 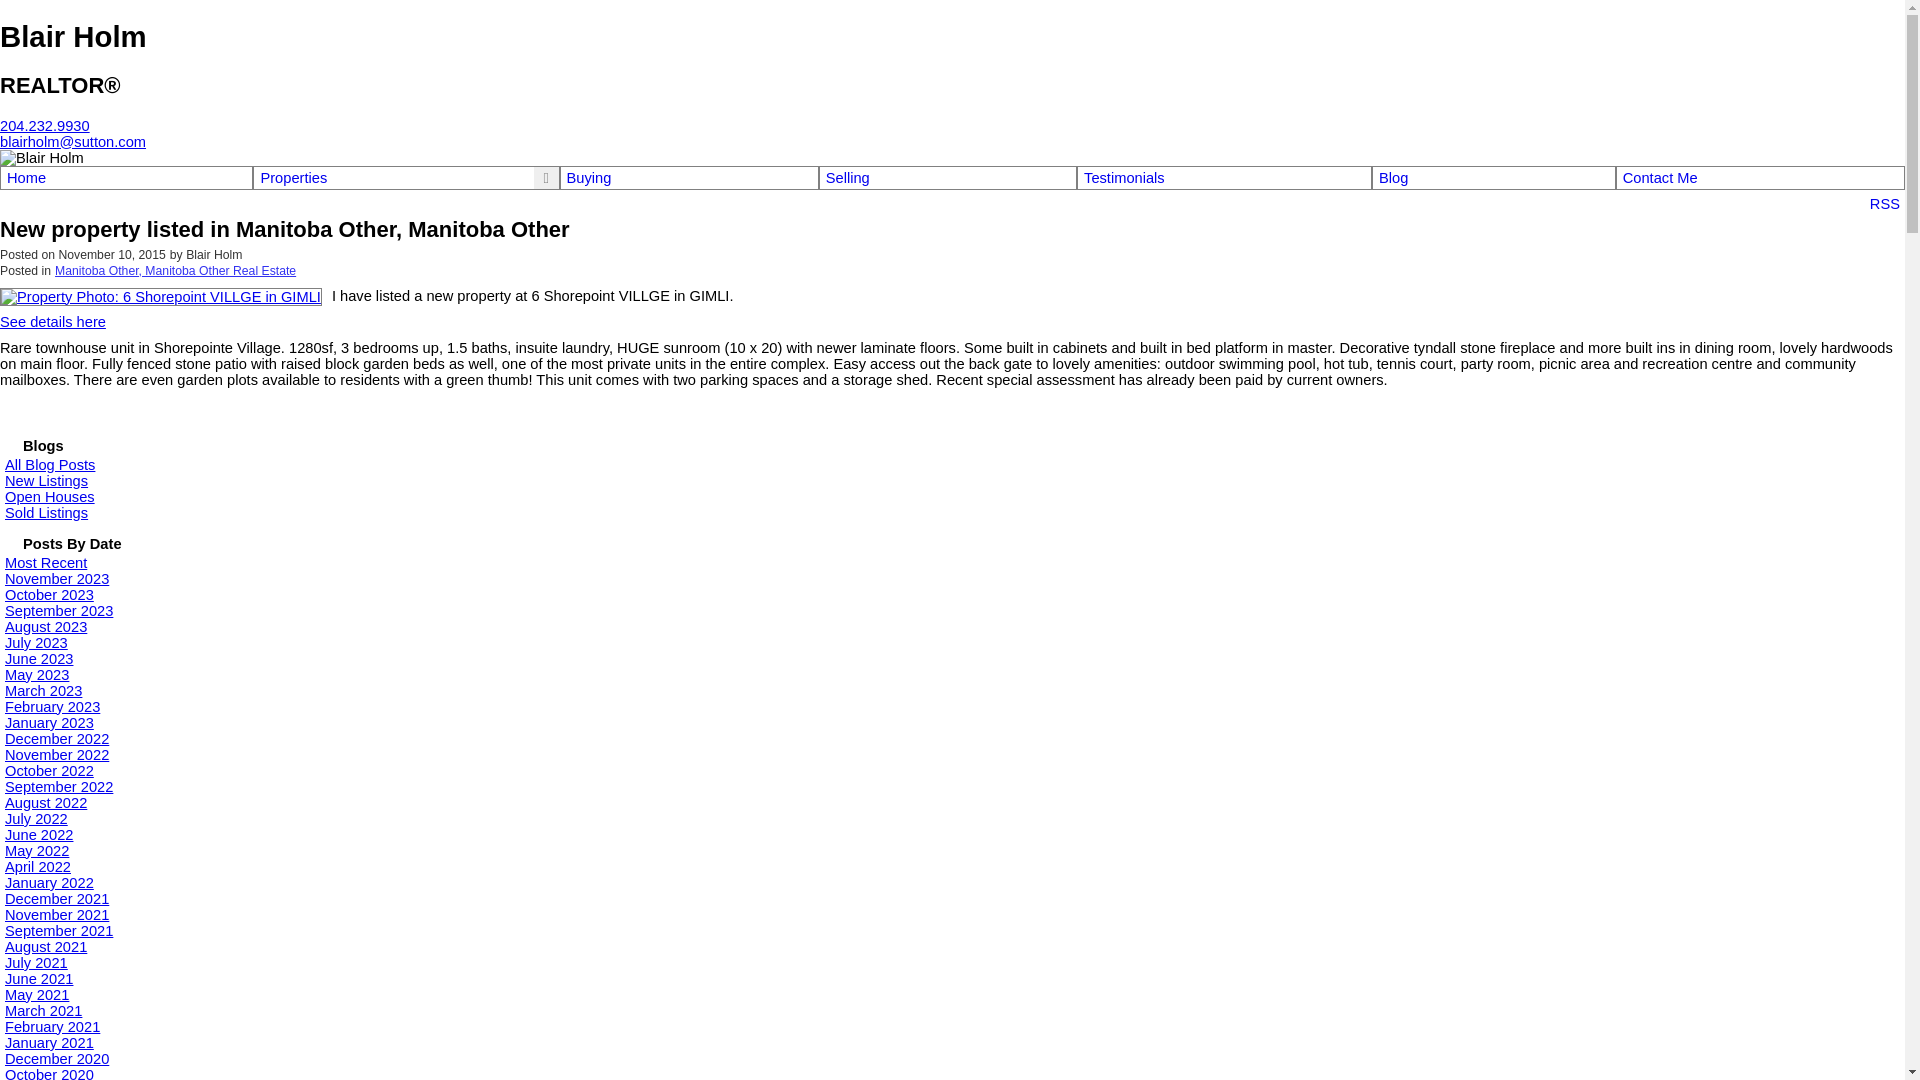 I want to click on 'May 2023', so click(x=37, y=675).